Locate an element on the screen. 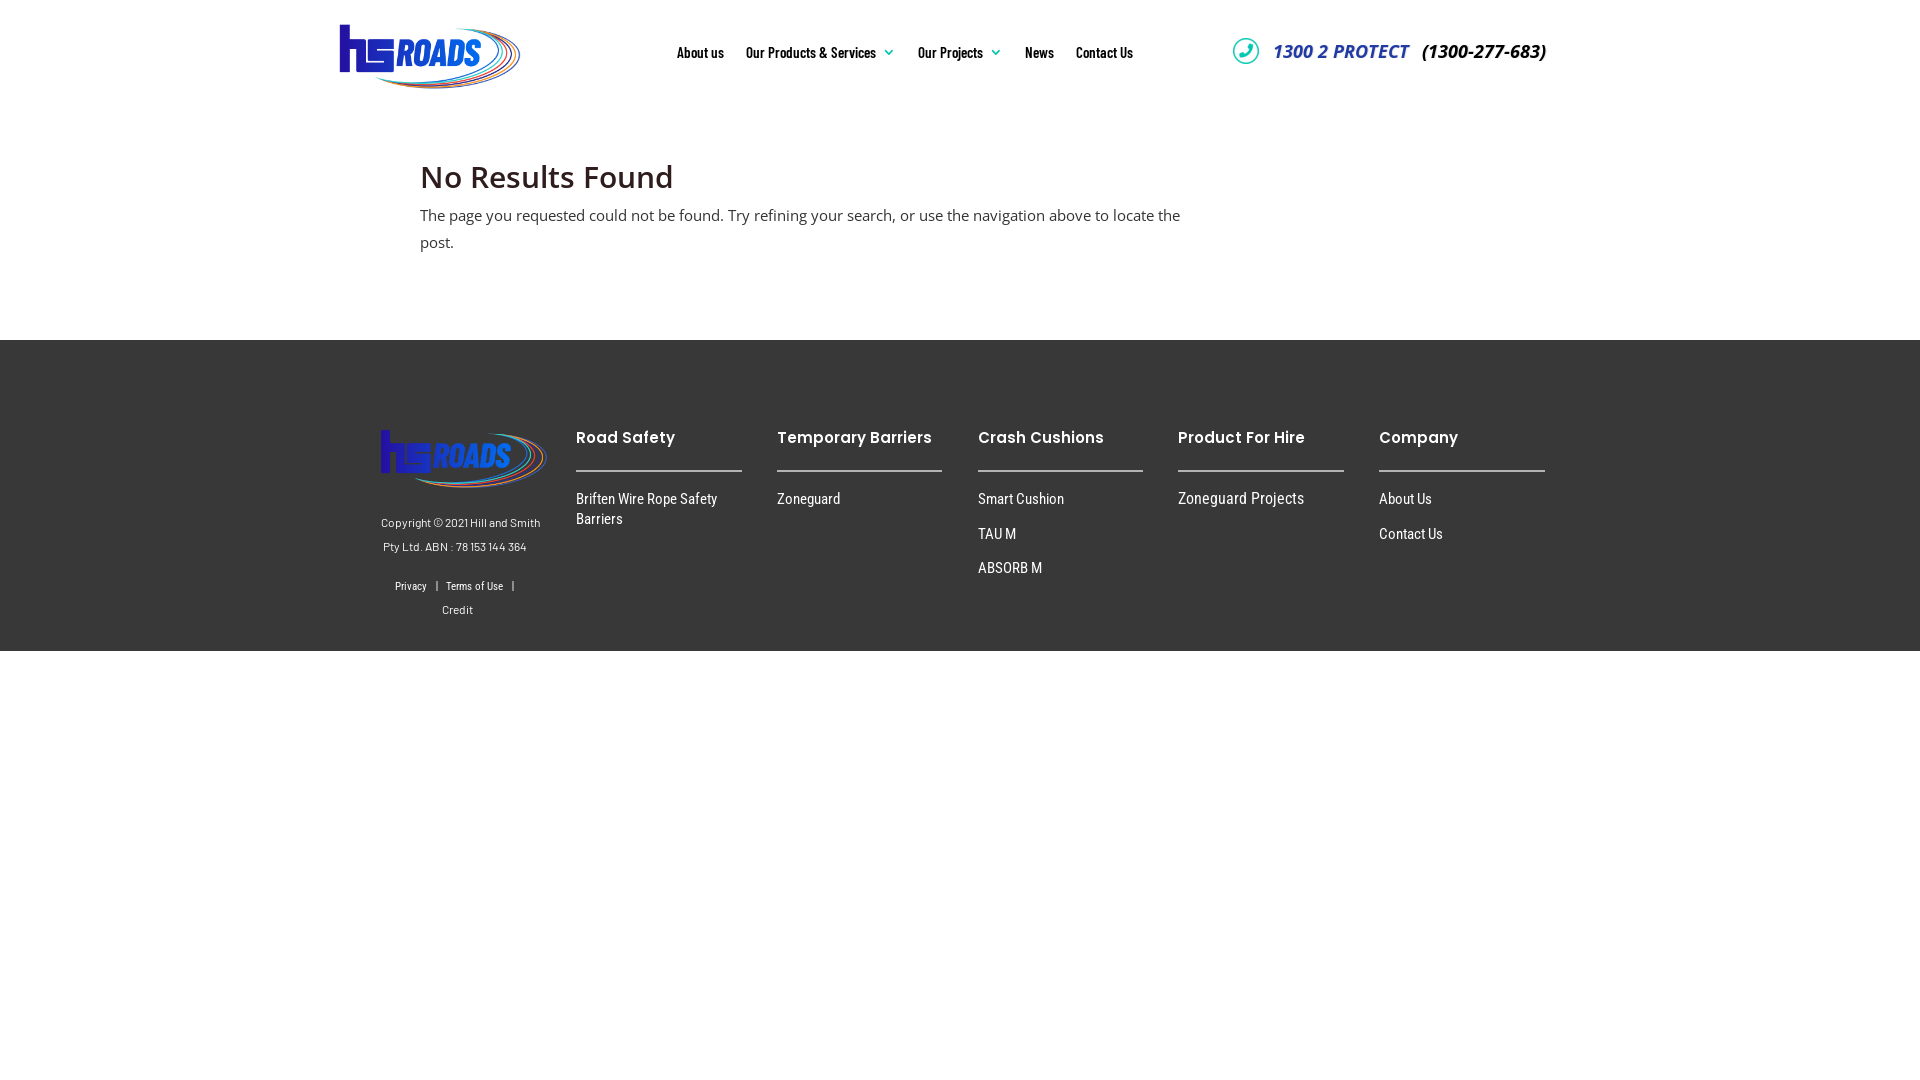  'Contact Us' is located at coordinates (1410, 532).